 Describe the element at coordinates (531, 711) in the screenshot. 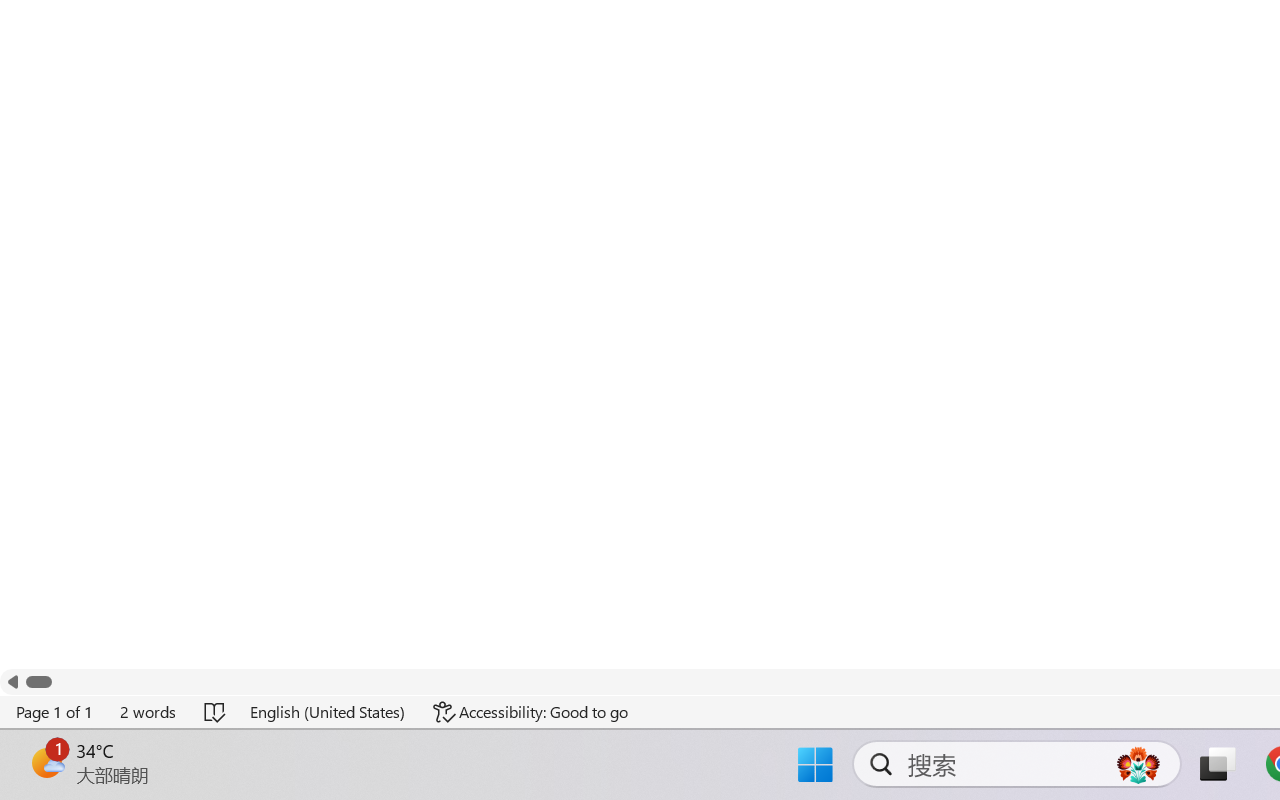

I see `'Accessibility Checker Accessibility: Good to go'` at that location.